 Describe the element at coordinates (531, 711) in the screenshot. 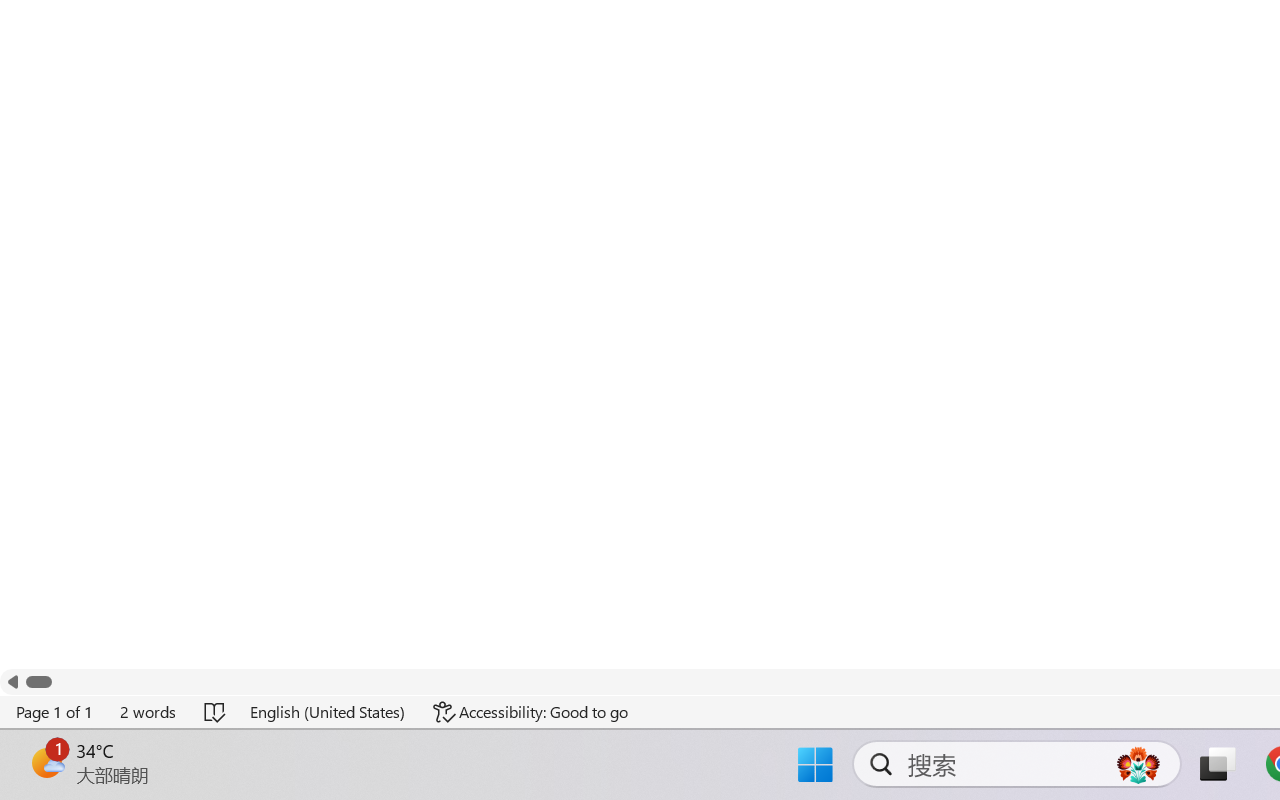

I see `'Accessibility Checker Accessibility: Good to go'` at that location.